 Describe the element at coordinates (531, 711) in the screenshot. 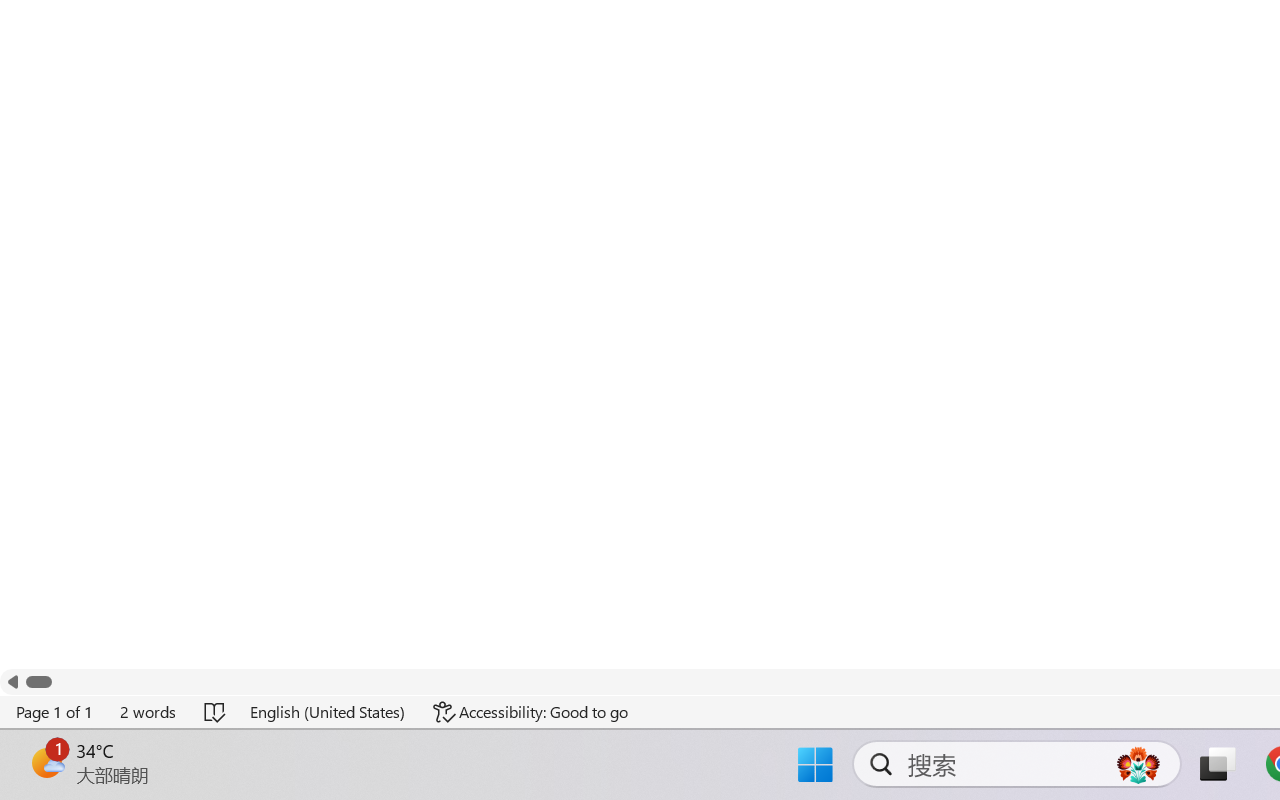

I see `'Accessibility Checker Accessibility: Good to go'` at that location.